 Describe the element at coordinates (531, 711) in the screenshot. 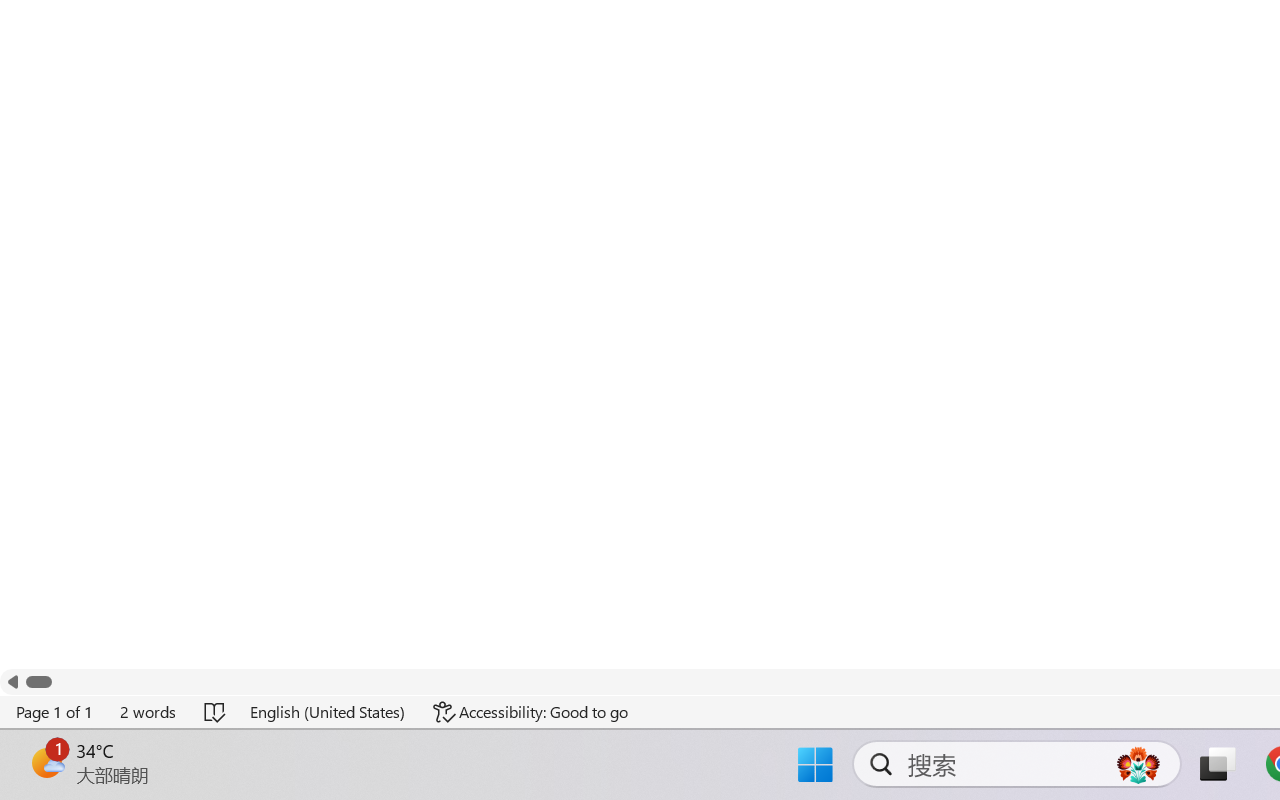

I see `'Accessibility Checker Accessibility: Good to go'` at that location.